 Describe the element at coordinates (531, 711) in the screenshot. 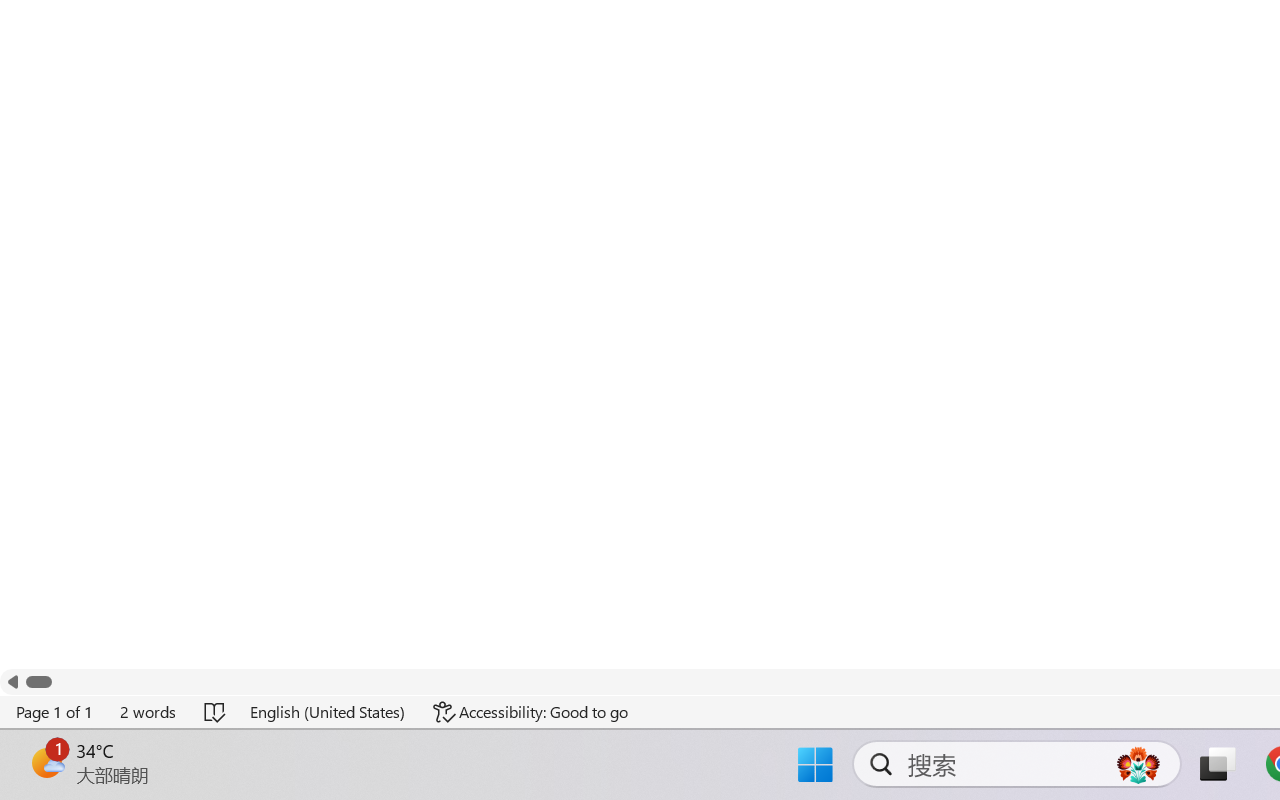

I see `'Accessibility Checker Accessibility: Good to go'` at that location.